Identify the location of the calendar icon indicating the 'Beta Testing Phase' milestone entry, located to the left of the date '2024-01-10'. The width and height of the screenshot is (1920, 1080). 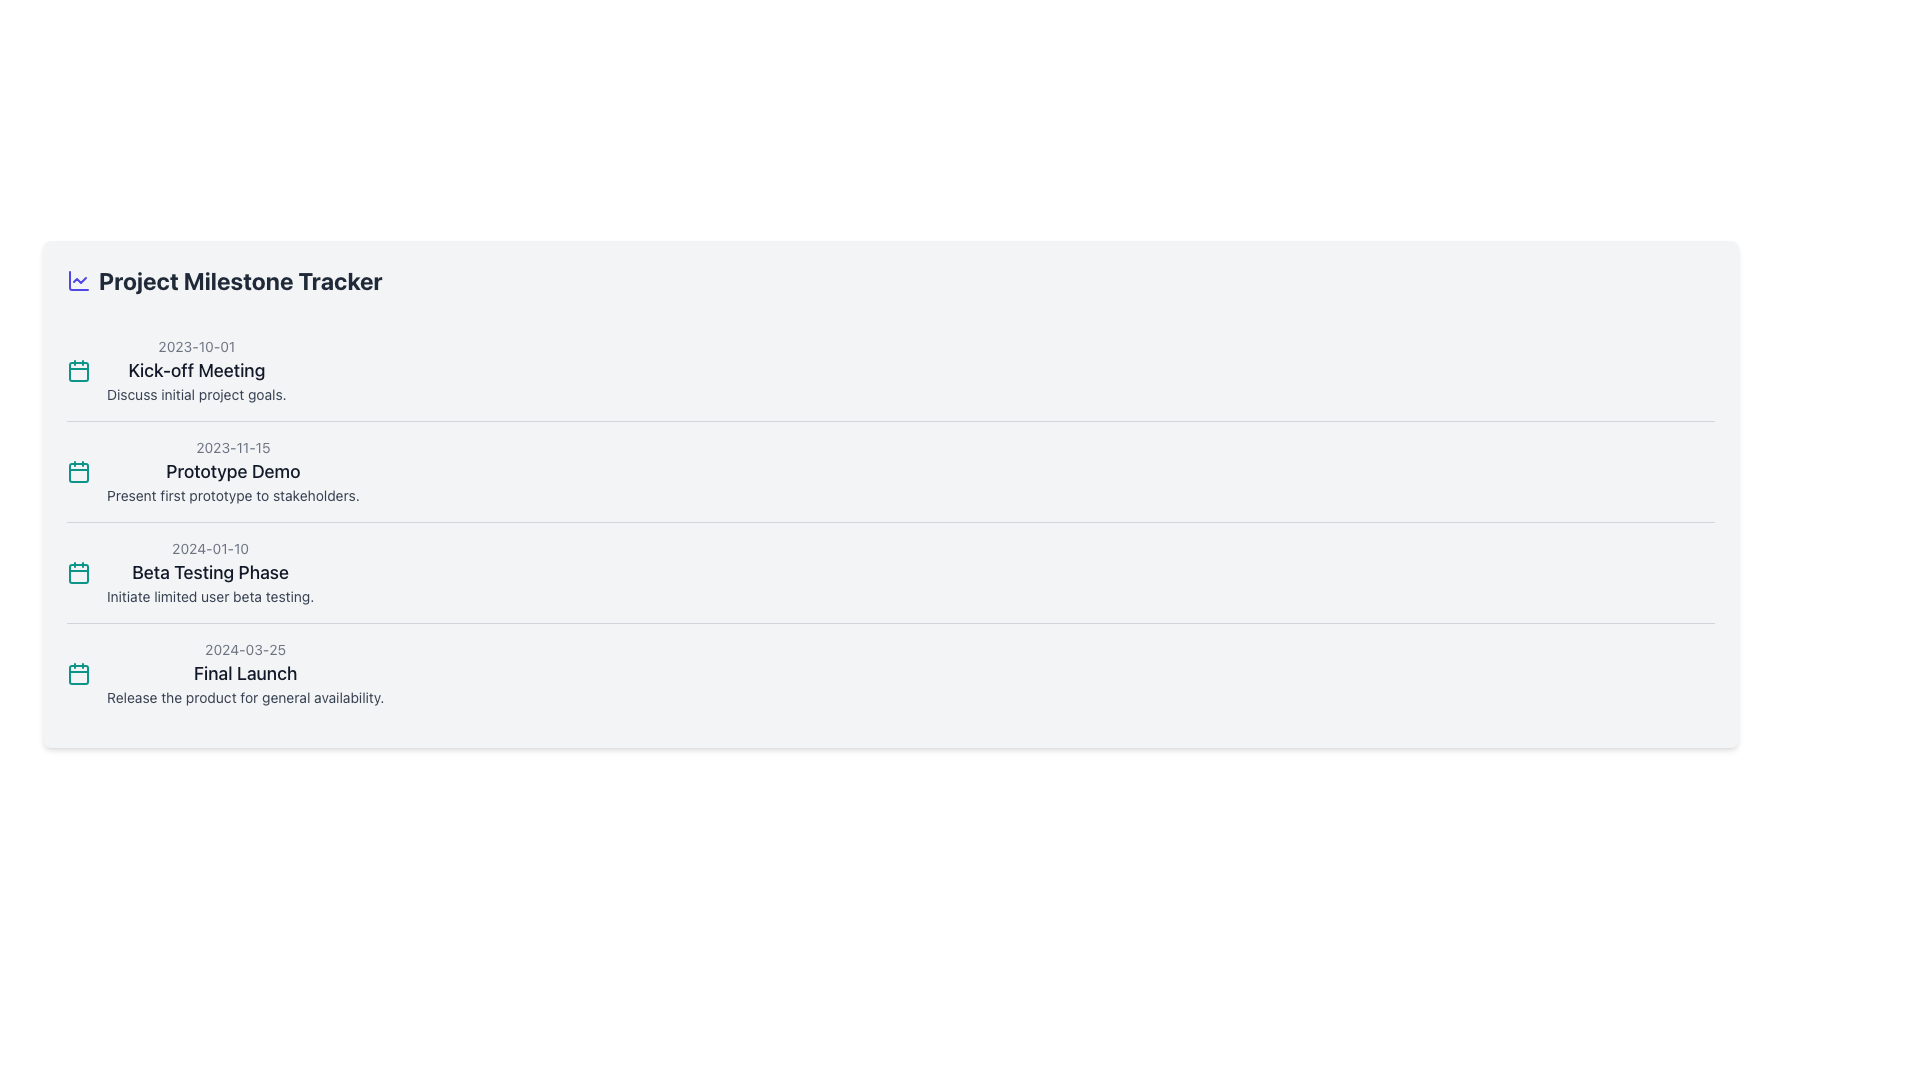
(78, 573).